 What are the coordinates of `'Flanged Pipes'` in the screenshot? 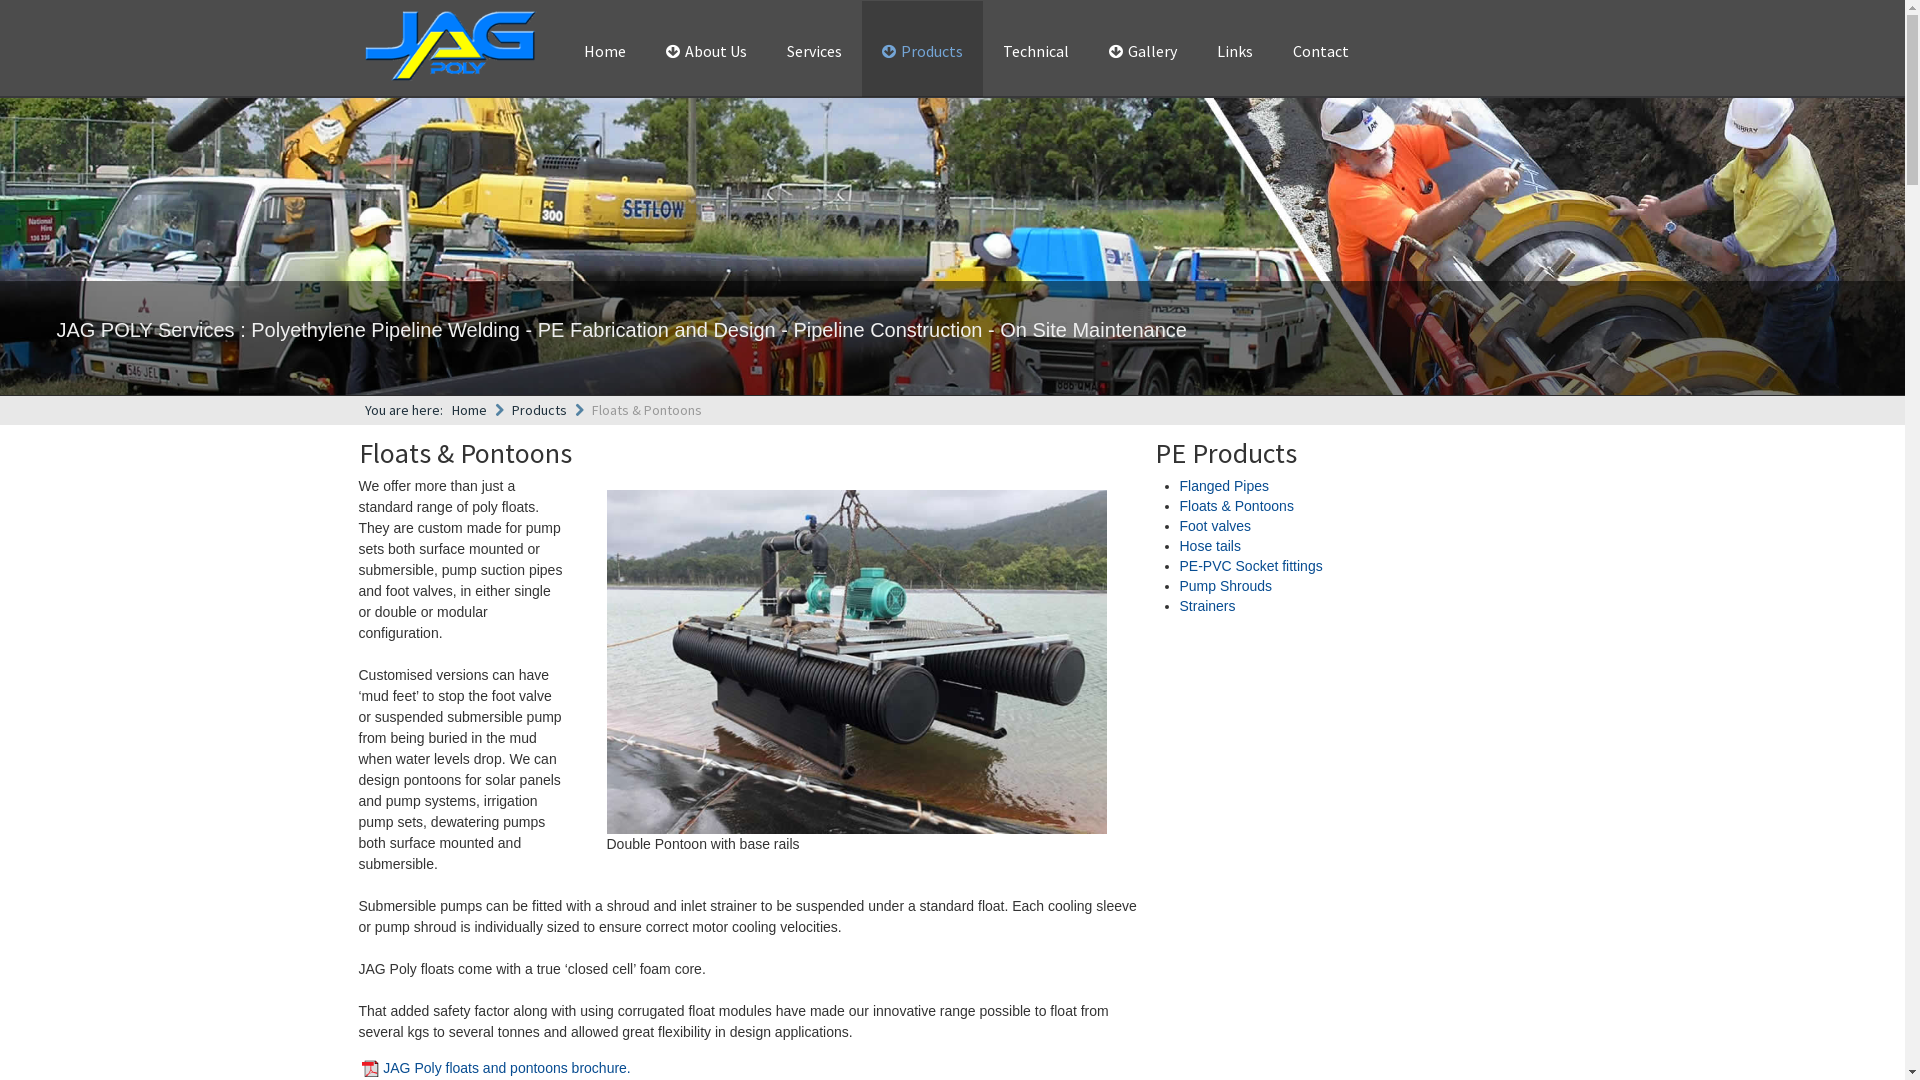 It's located at (1223, 486).